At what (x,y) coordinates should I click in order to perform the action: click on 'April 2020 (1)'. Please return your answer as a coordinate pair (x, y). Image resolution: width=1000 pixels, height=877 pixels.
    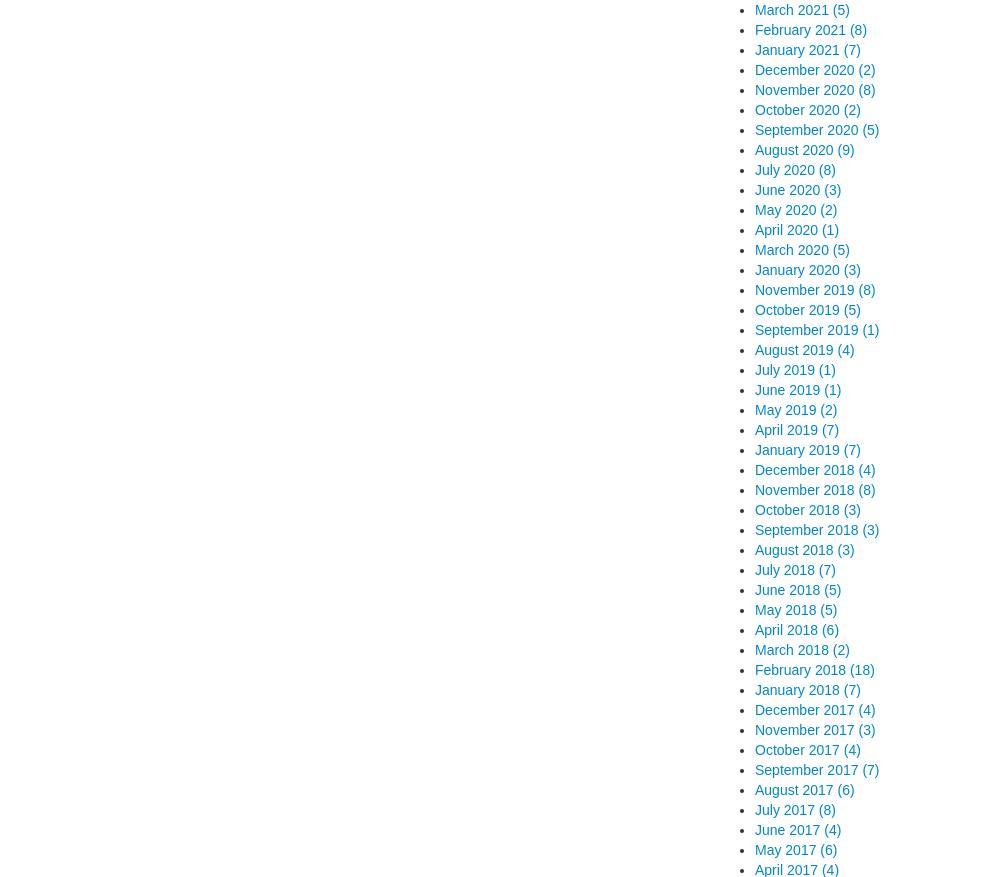
    Looking at the image, I should click on (797, 229).